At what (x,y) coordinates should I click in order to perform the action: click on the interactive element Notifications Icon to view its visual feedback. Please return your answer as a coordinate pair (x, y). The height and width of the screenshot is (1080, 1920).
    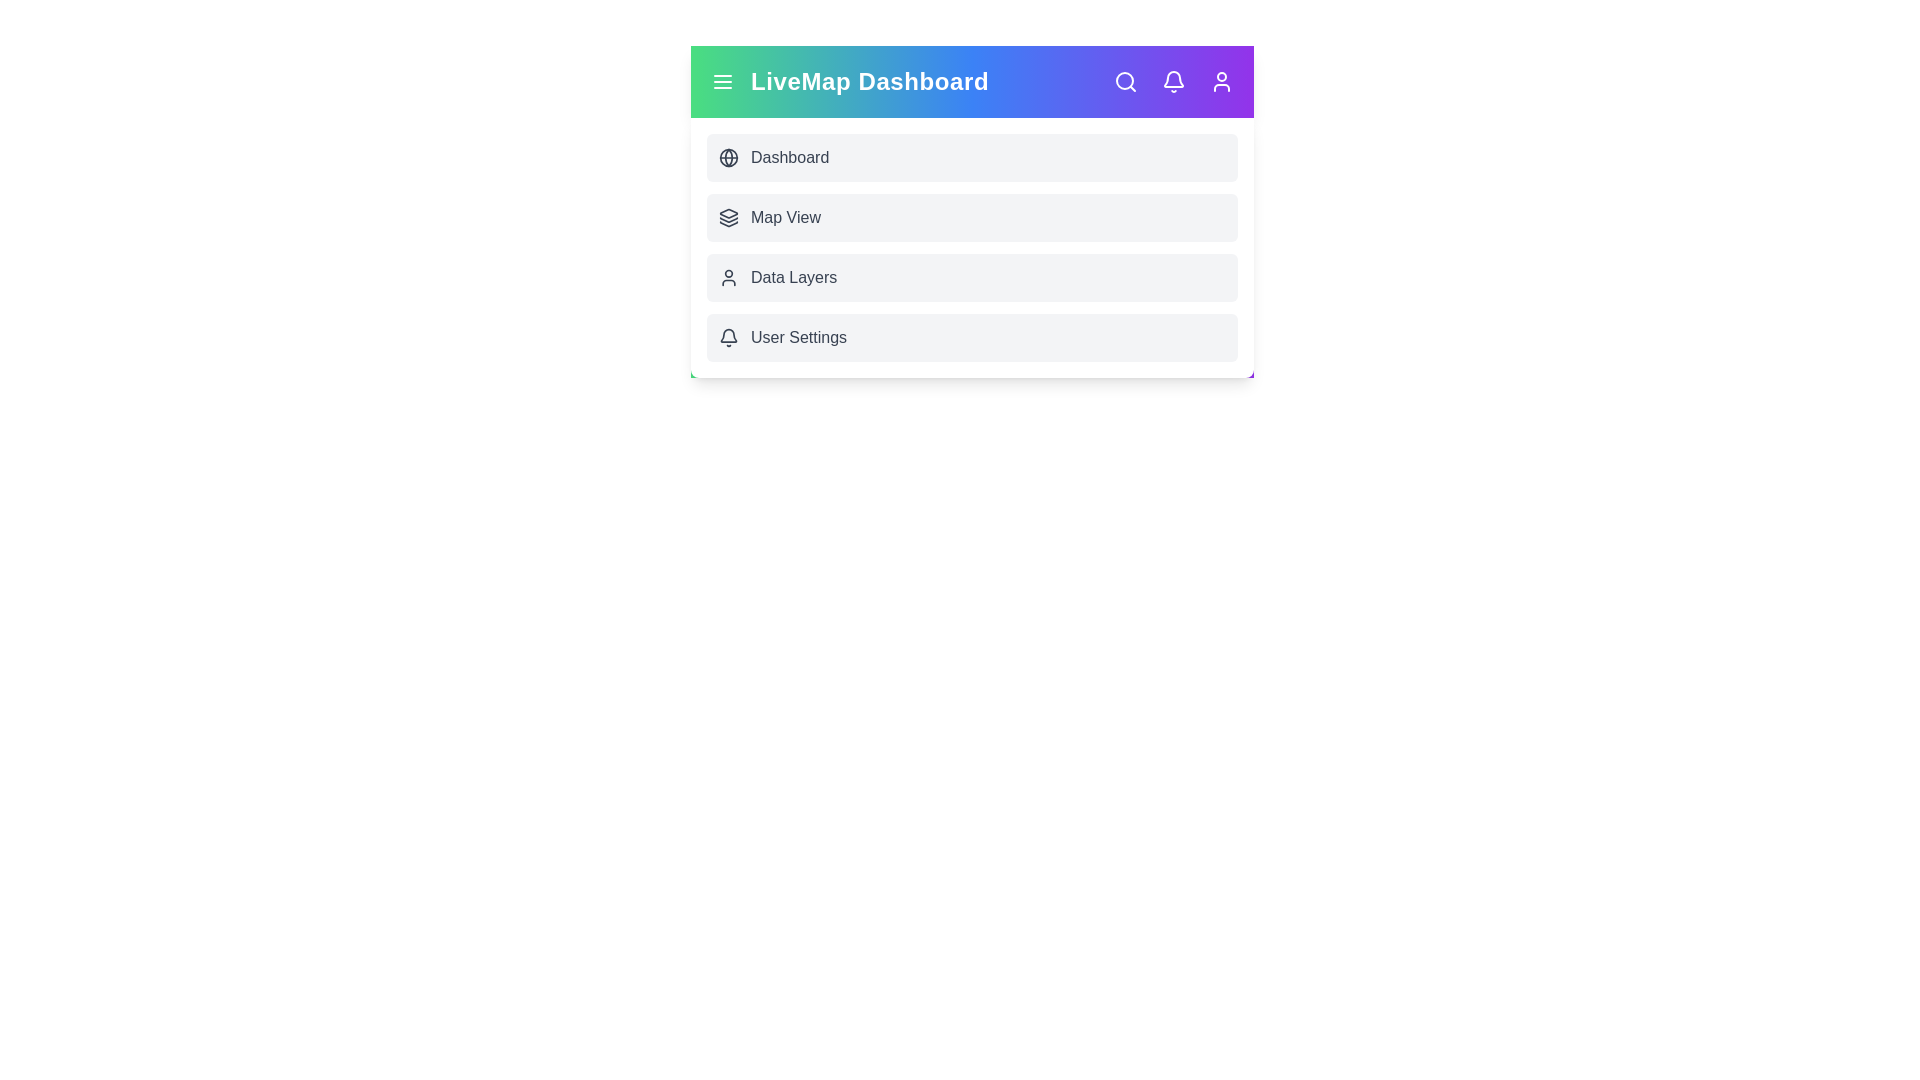
    Looking at the image, I should click on (1174, 80).